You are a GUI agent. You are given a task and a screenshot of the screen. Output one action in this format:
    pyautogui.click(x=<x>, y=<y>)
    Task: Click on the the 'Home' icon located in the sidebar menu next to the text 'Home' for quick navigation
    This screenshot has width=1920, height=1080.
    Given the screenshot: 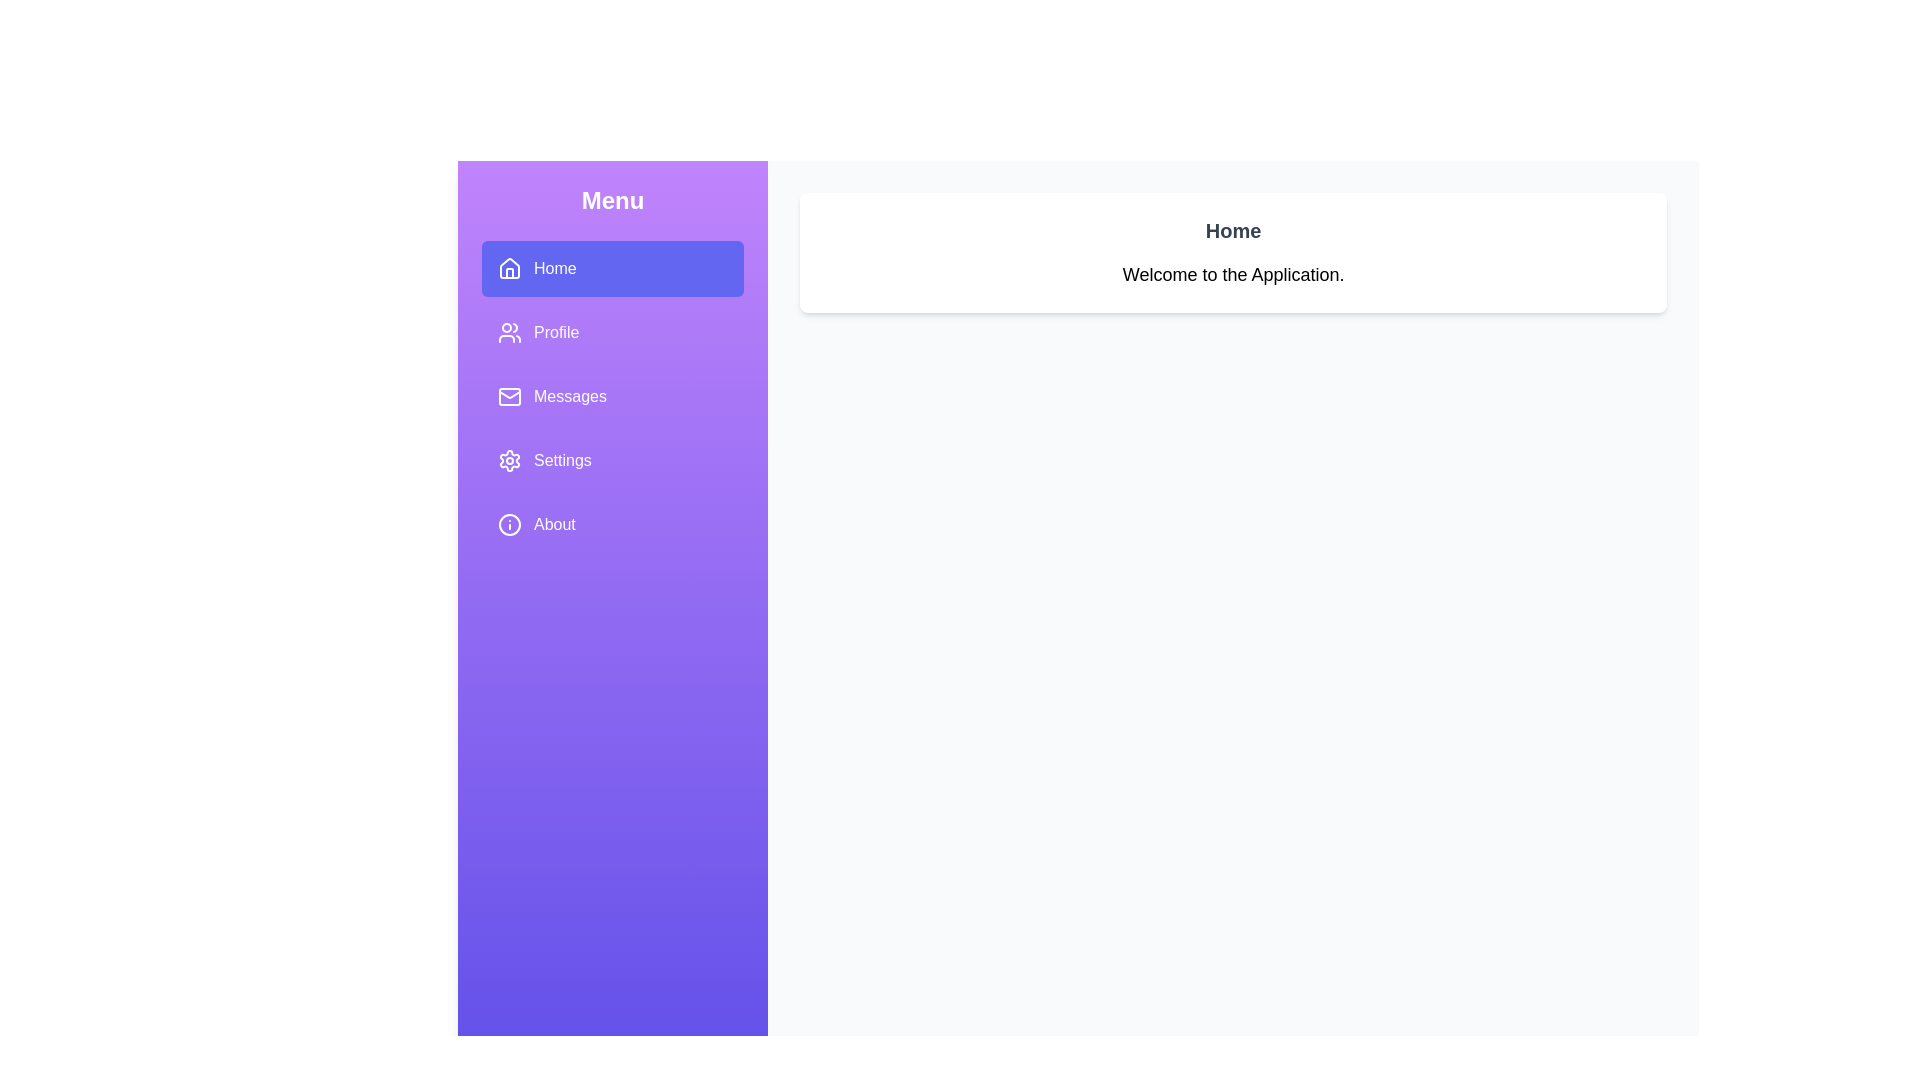 What is the action you would take?
    pyautogui.click(x=509, y=266)
    